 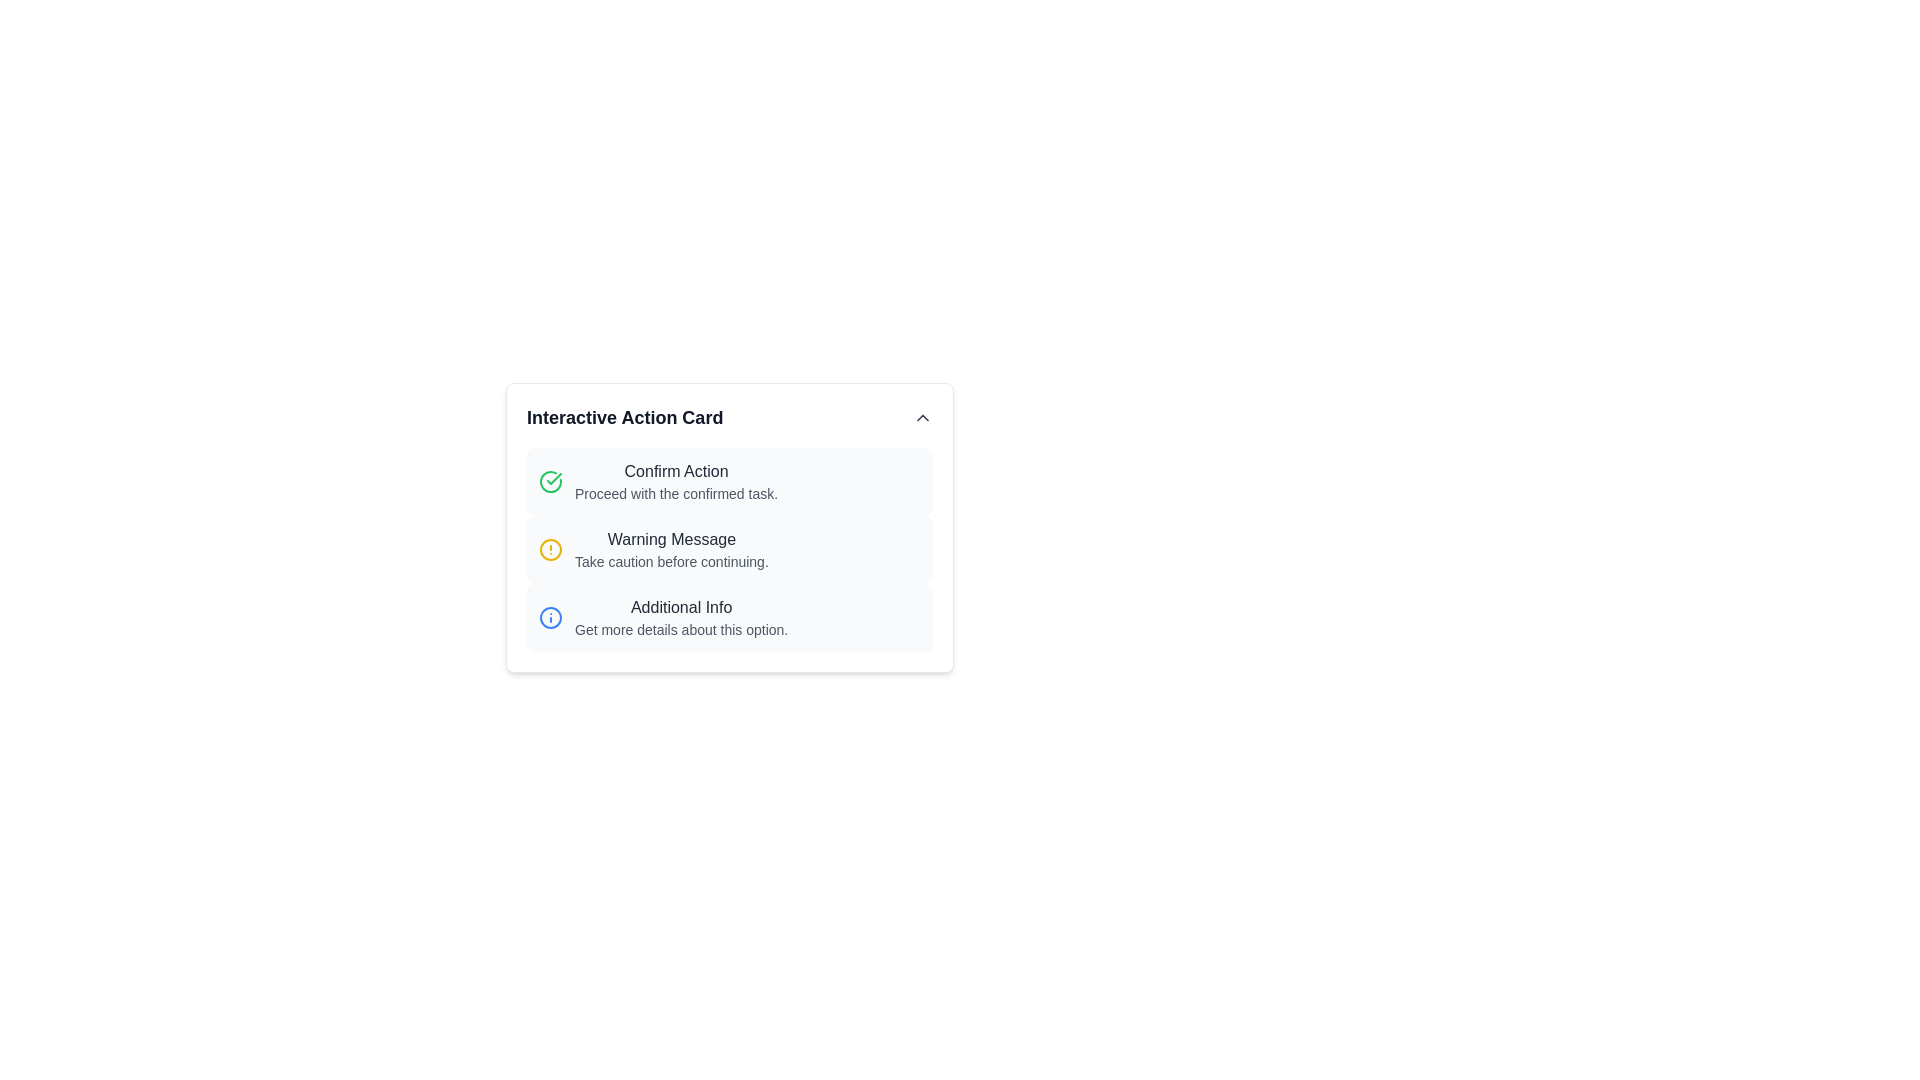 What do you see at coordinates (672, 550) in the screenshot?
I see `warning message contained in the text block with the heading 'Warning Message' and the description 'Take caution before continuing.'` at bounding box center [672, 550].